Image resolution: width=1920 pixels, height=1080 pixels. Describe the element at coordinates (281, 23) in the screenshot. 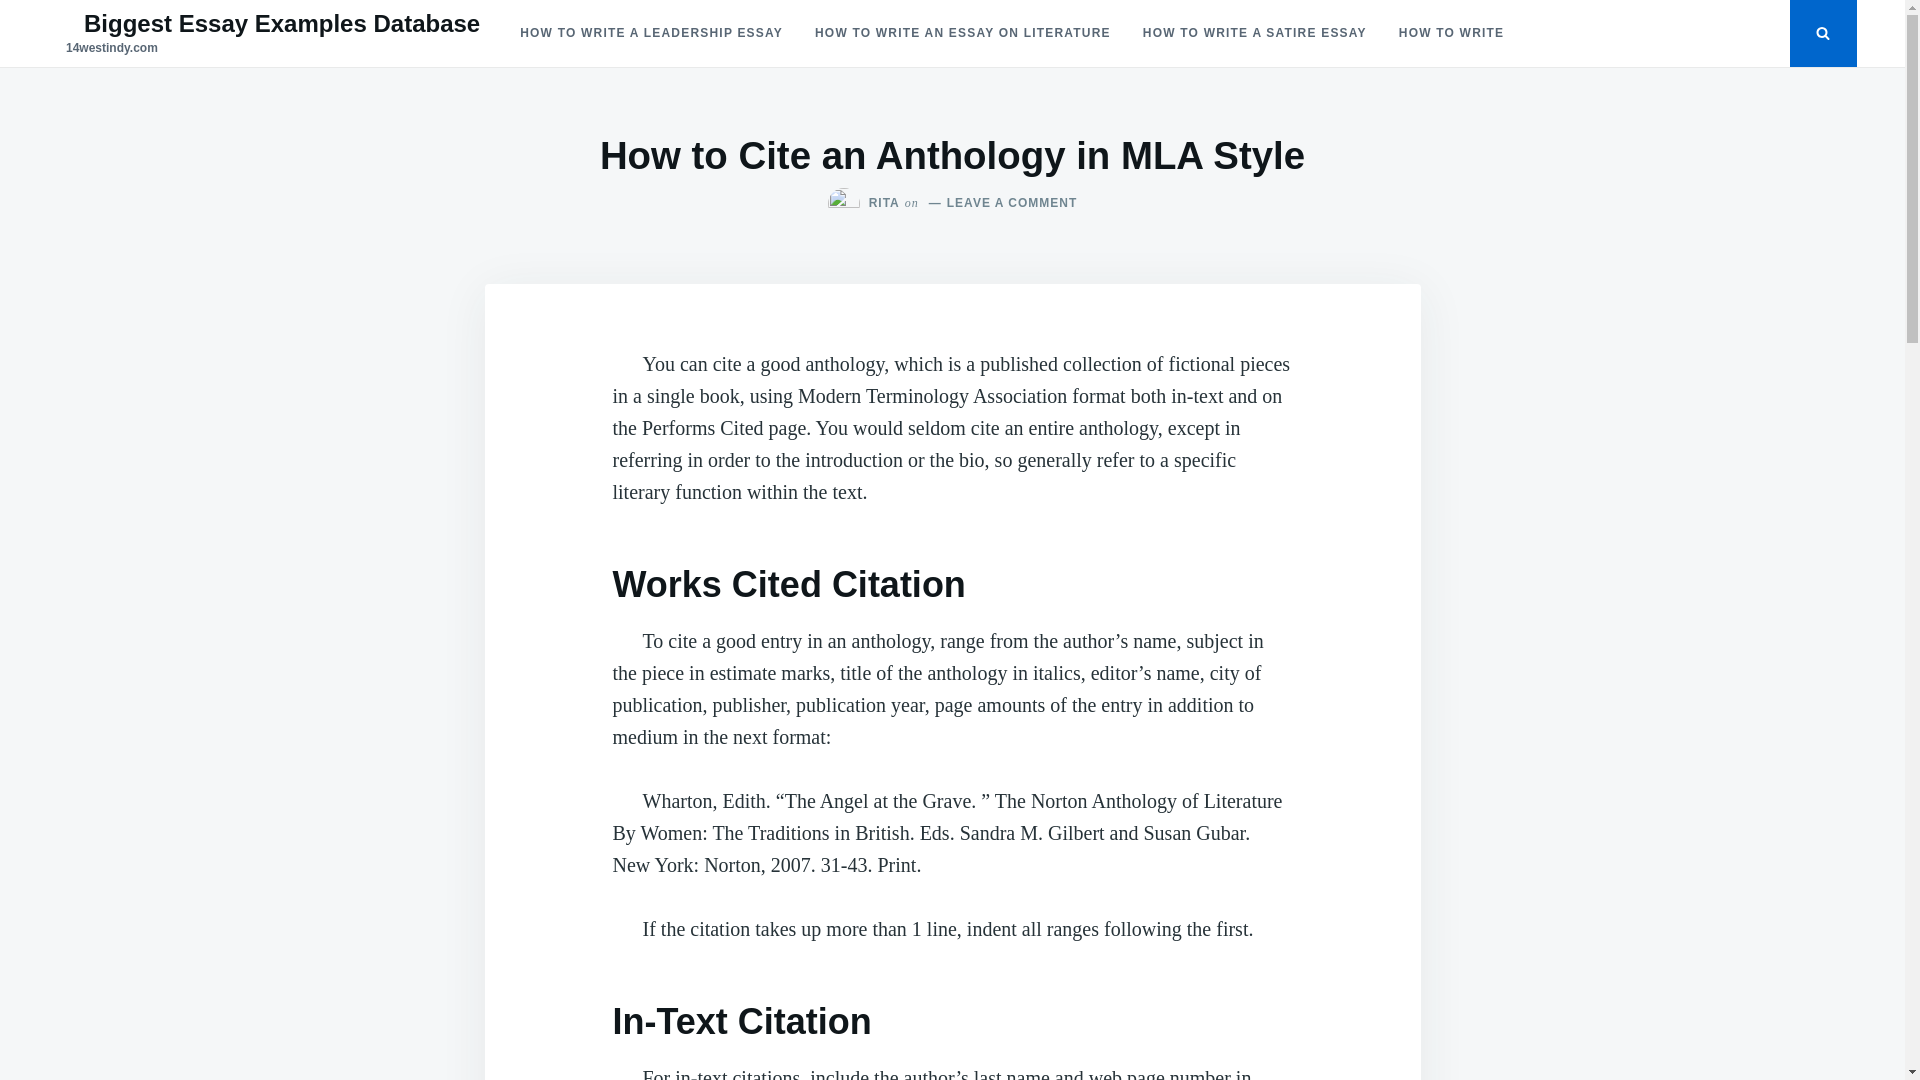

I see `'Biggest Essay Examples Database'` at that location.